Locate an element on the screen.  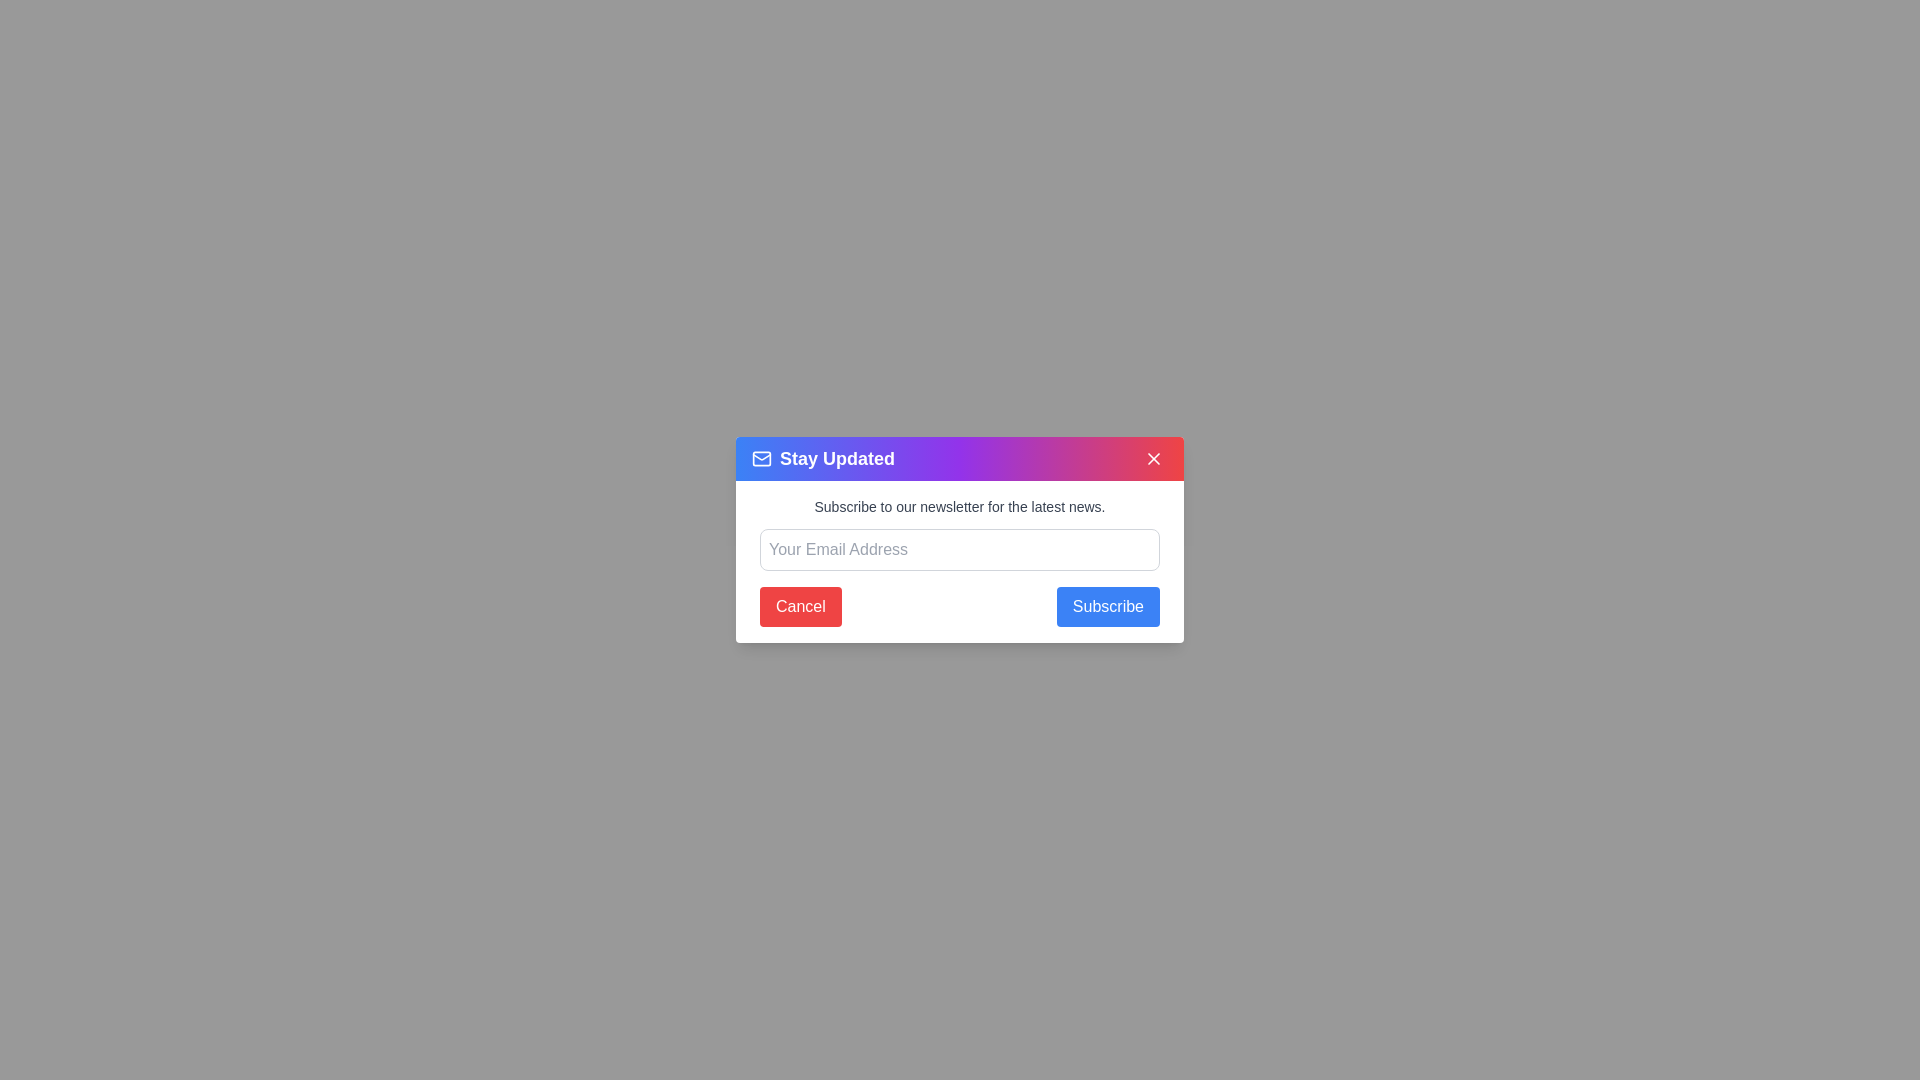
the 'Subscribe' button to submit the form is located at coordinates (1107, 605).